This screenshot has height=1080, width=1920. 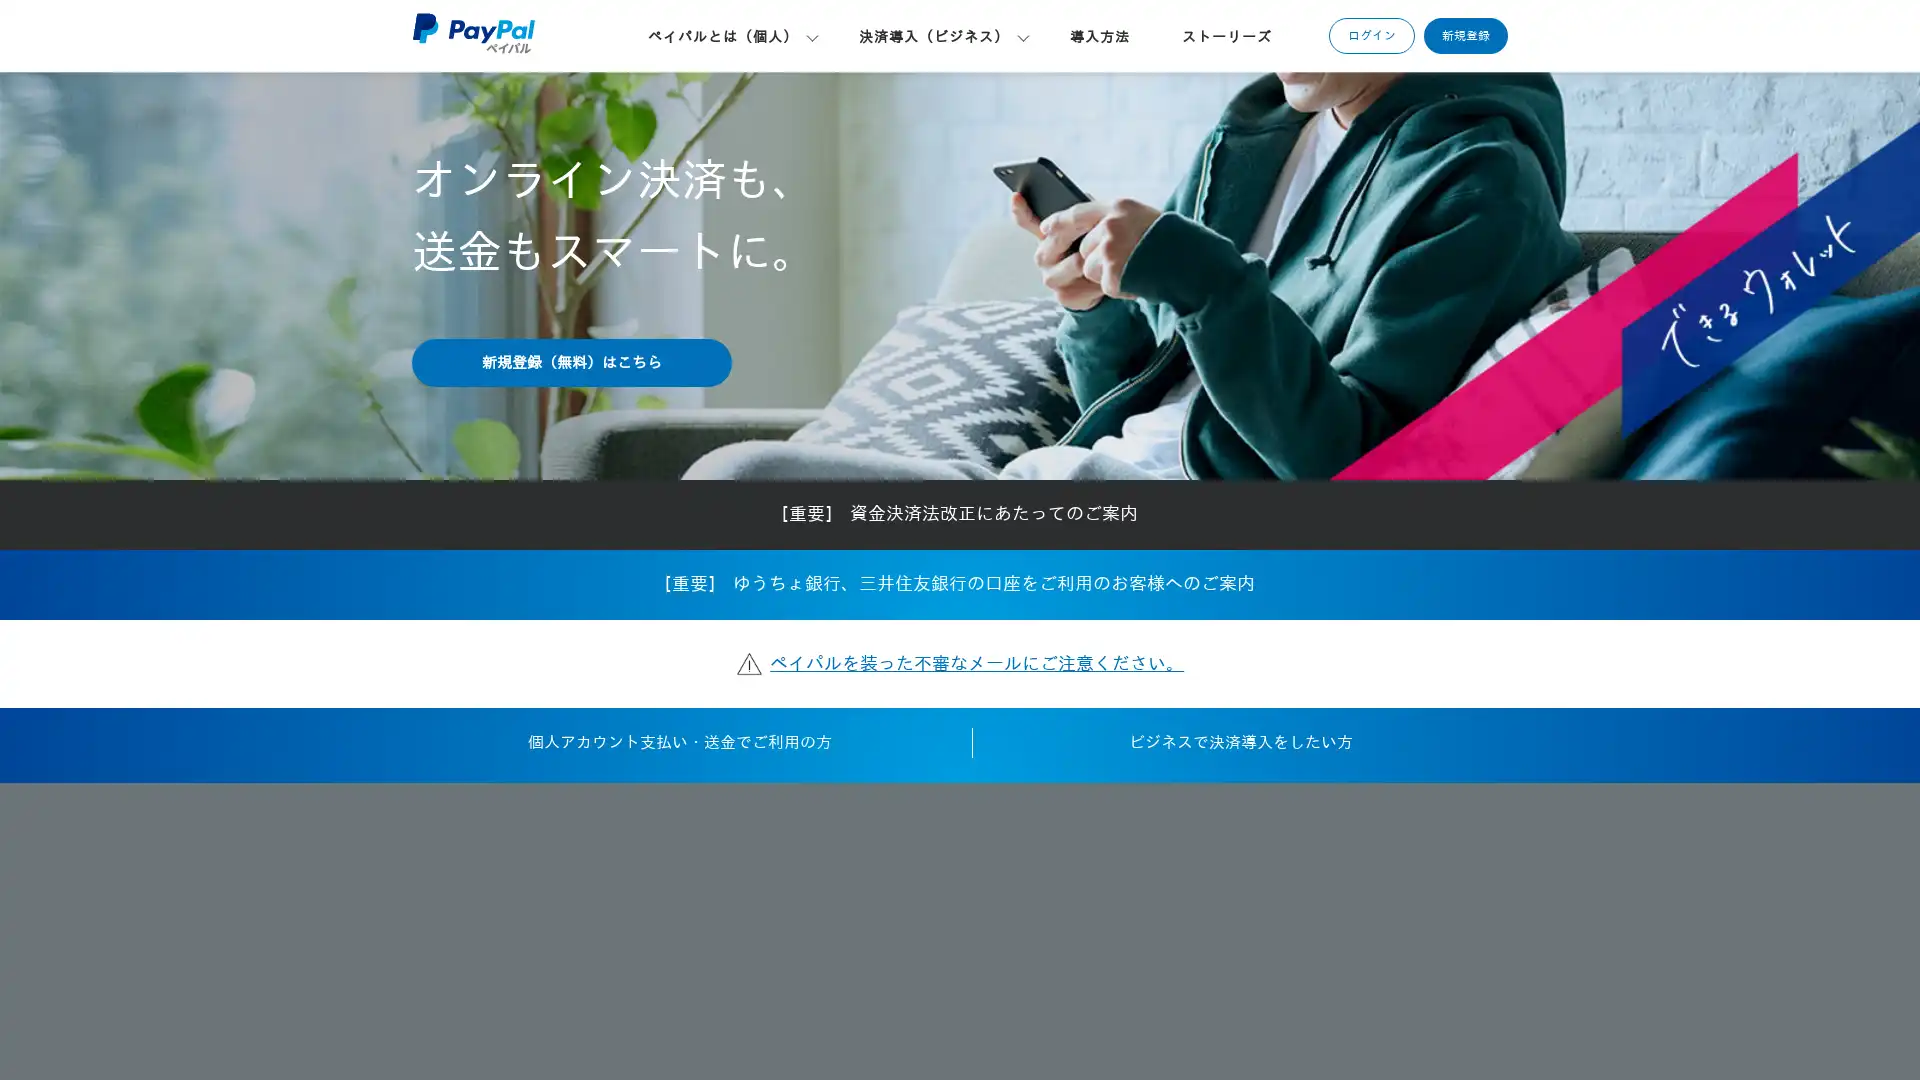 I want to click on (), so click(x=570, y=362).